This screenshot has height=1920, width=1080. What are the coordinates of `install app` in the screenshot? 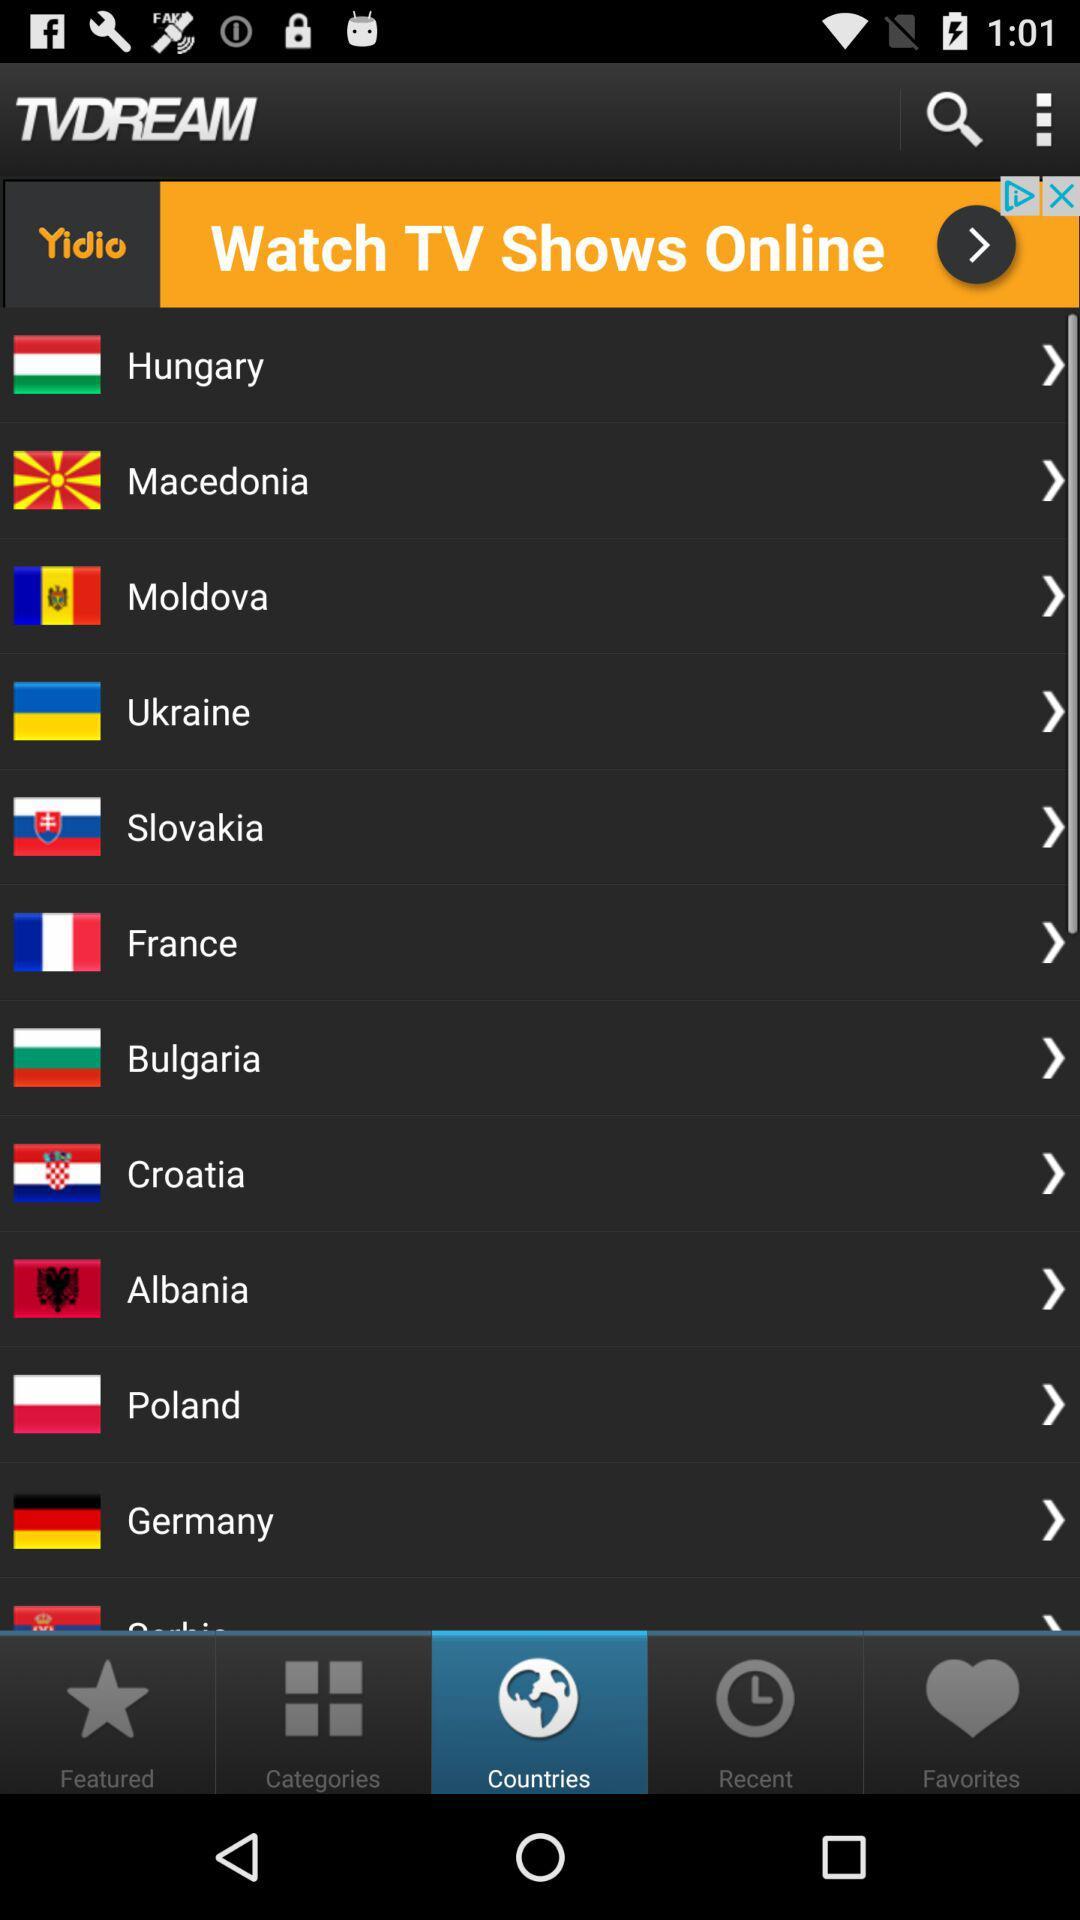 It's located at (540, 240).